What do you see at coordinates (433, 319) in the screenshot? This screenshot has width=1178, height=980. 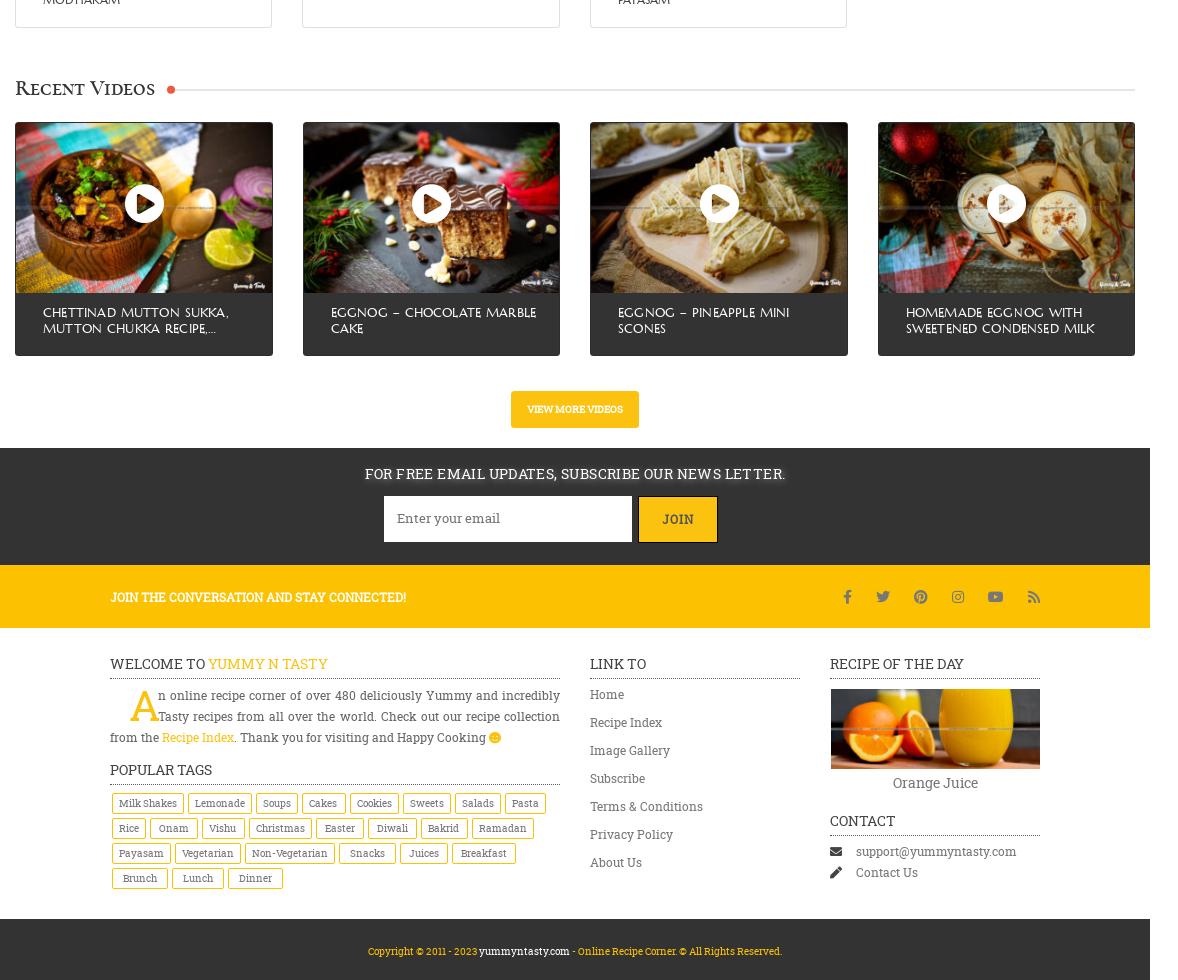 I see `'Eggnog – Chocolate Marble Cake'` at bounding box center [433, 319].